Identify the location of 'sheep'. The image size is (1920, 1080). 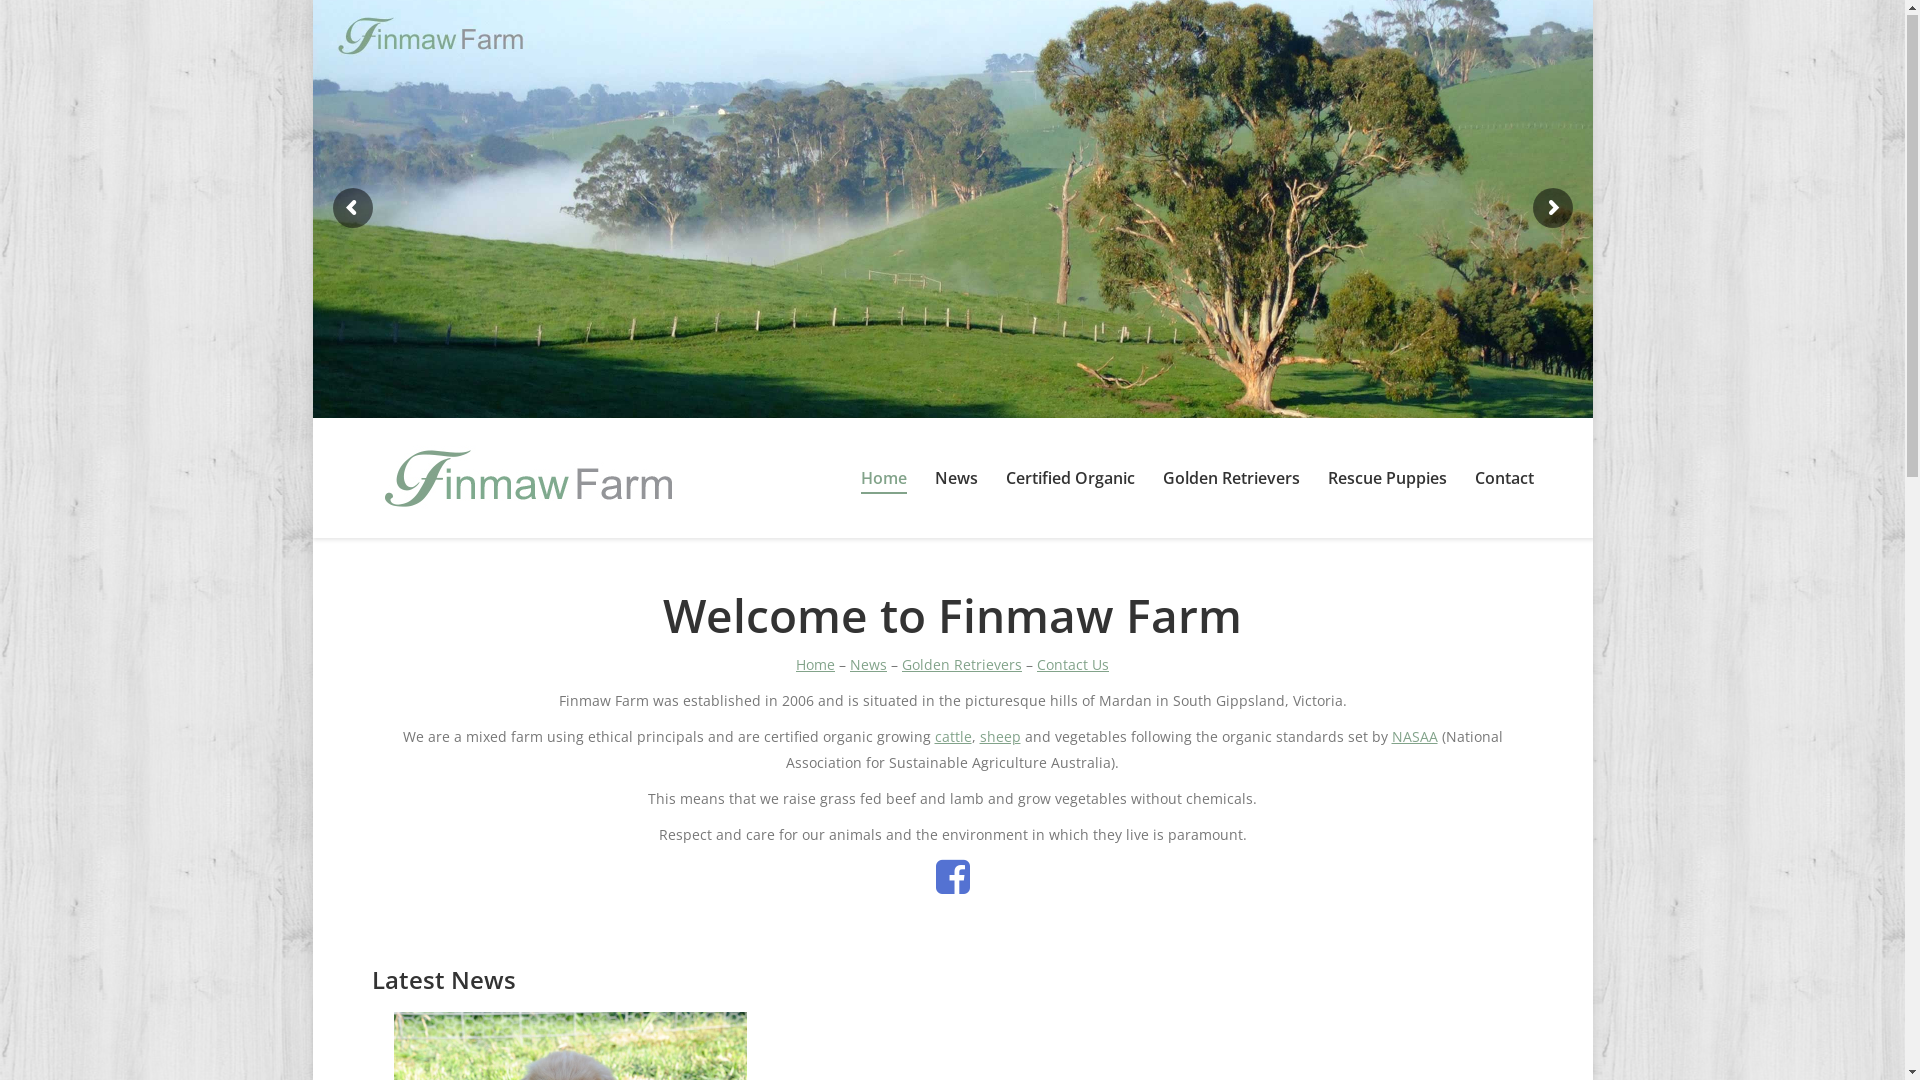
(1000, 738).